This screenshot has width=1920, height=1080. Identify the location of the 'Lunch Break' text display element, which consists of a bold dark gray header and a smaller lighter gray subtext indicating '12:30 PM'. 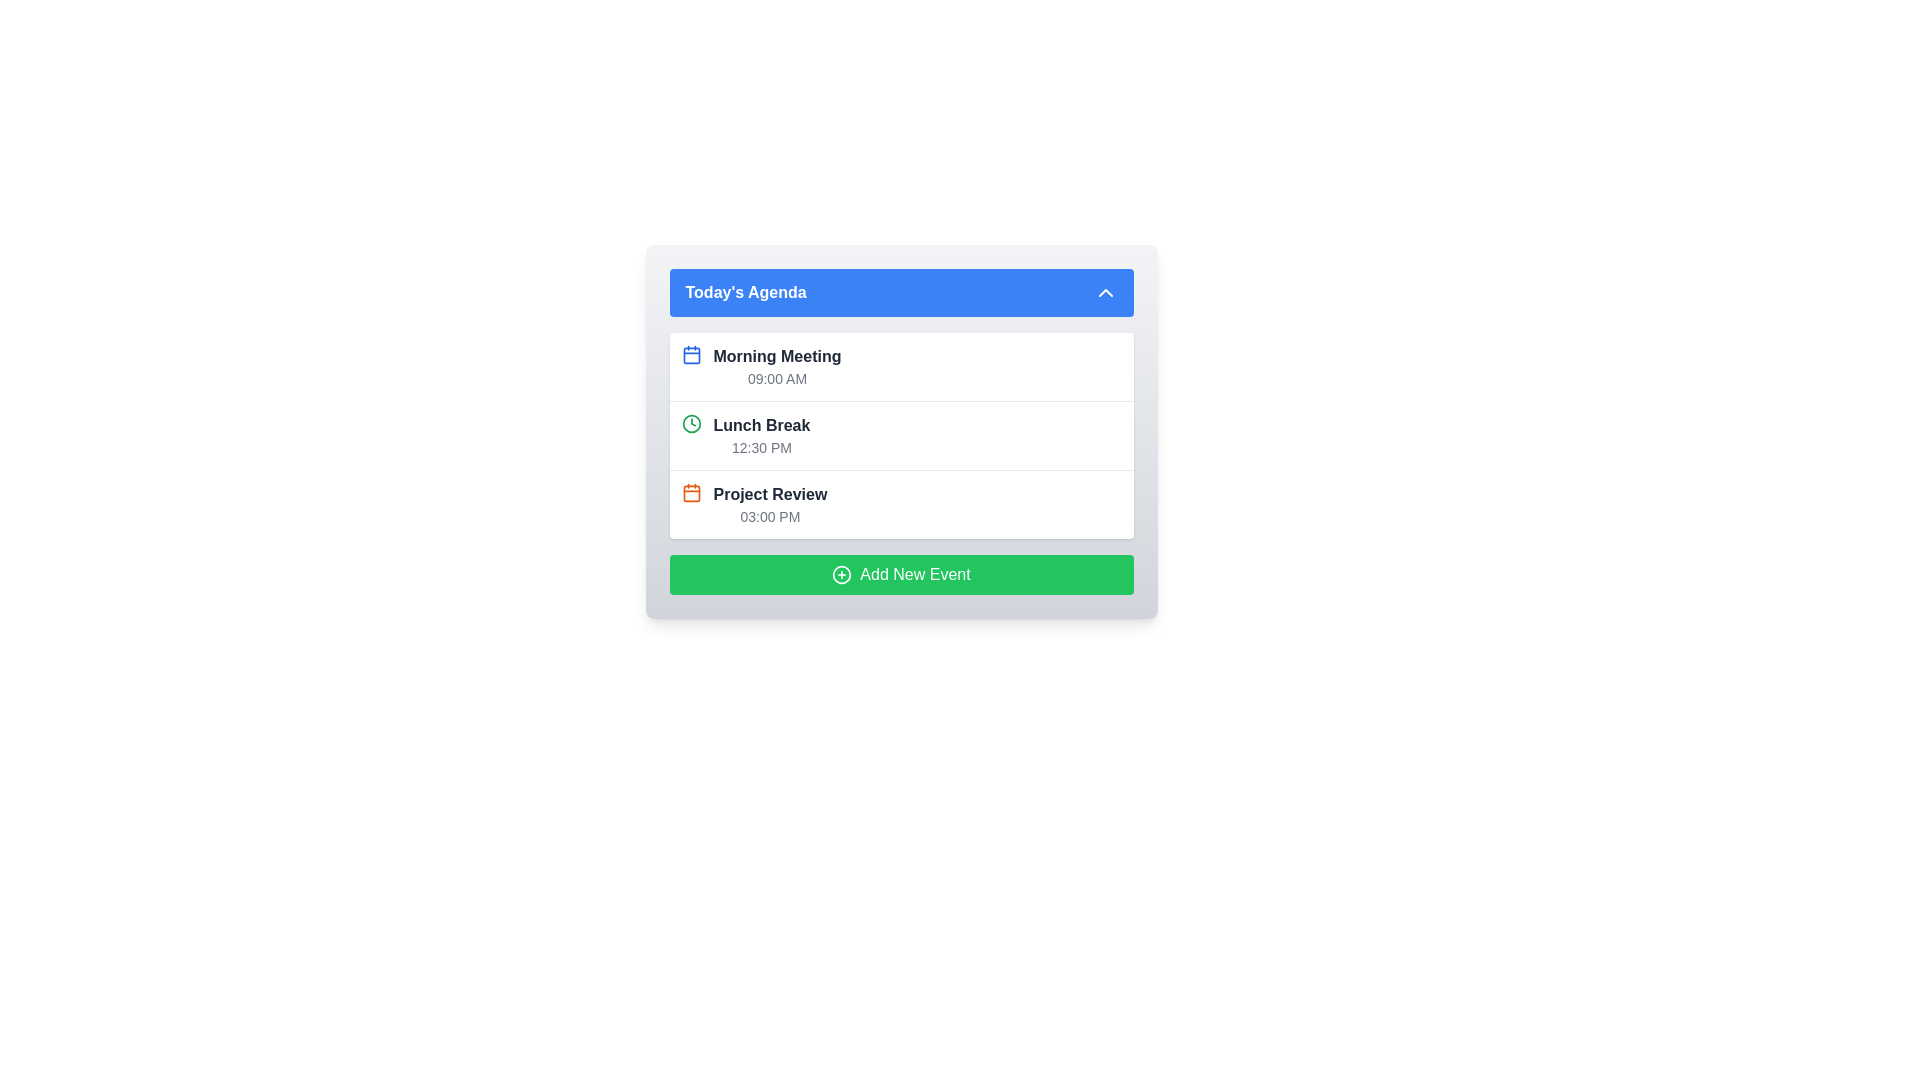
(761, 434).